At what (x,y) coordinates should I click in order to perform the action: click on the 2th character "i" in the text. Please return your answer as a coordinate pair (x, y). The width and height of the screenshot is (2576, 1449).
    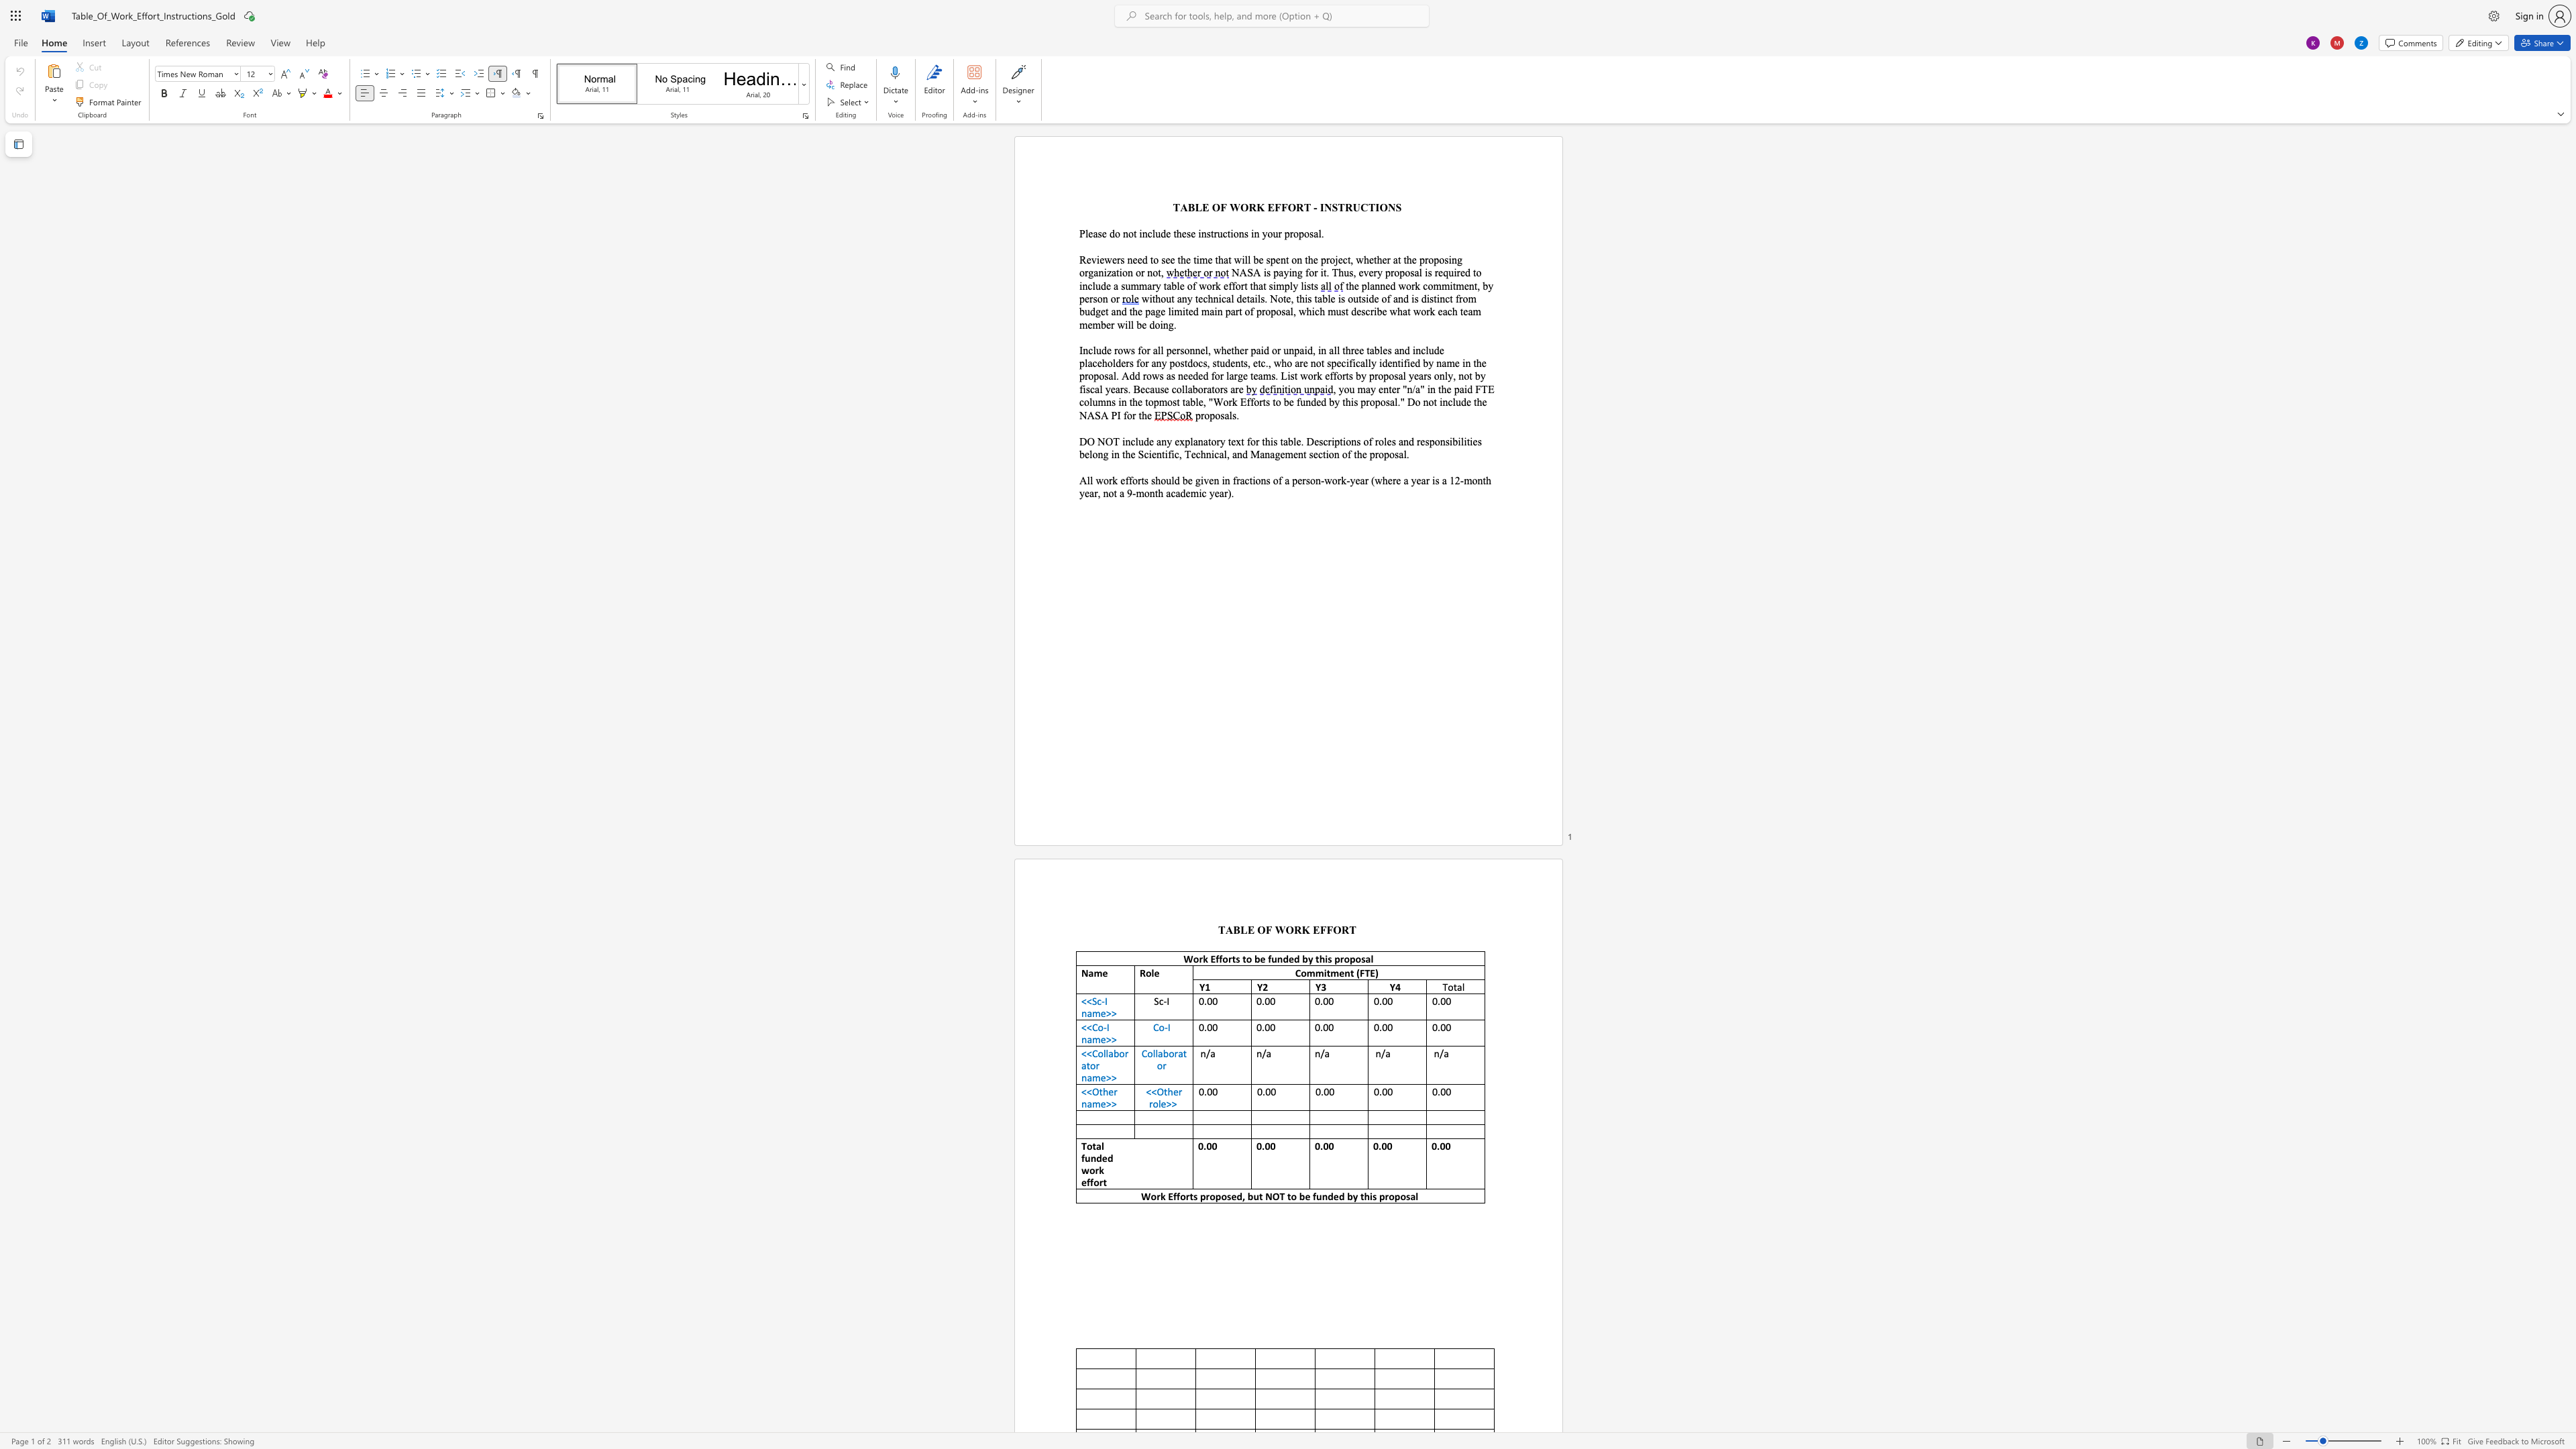
    Looking at the image, I should click on (1401, 362).